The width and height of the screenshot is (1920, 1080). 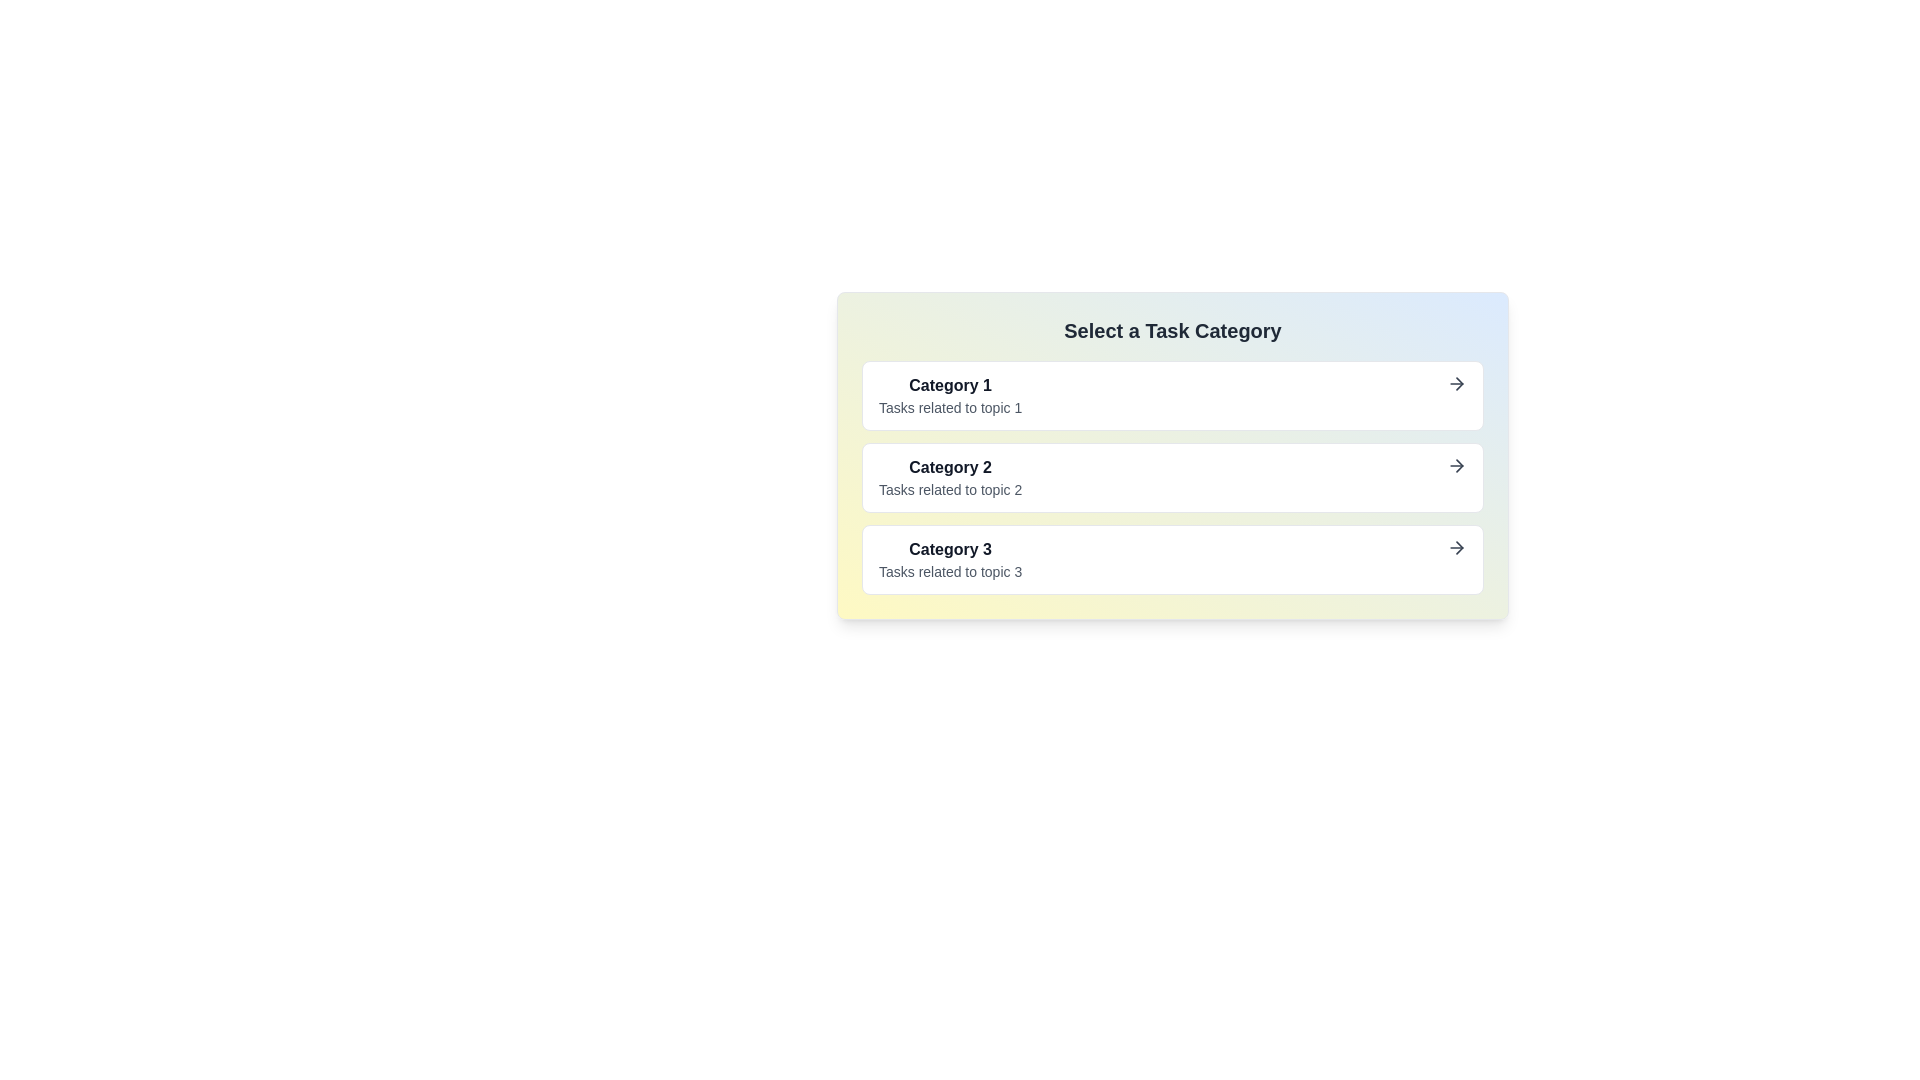 I want to click on the 'Category 3' button, so click(x=1172, y=559).